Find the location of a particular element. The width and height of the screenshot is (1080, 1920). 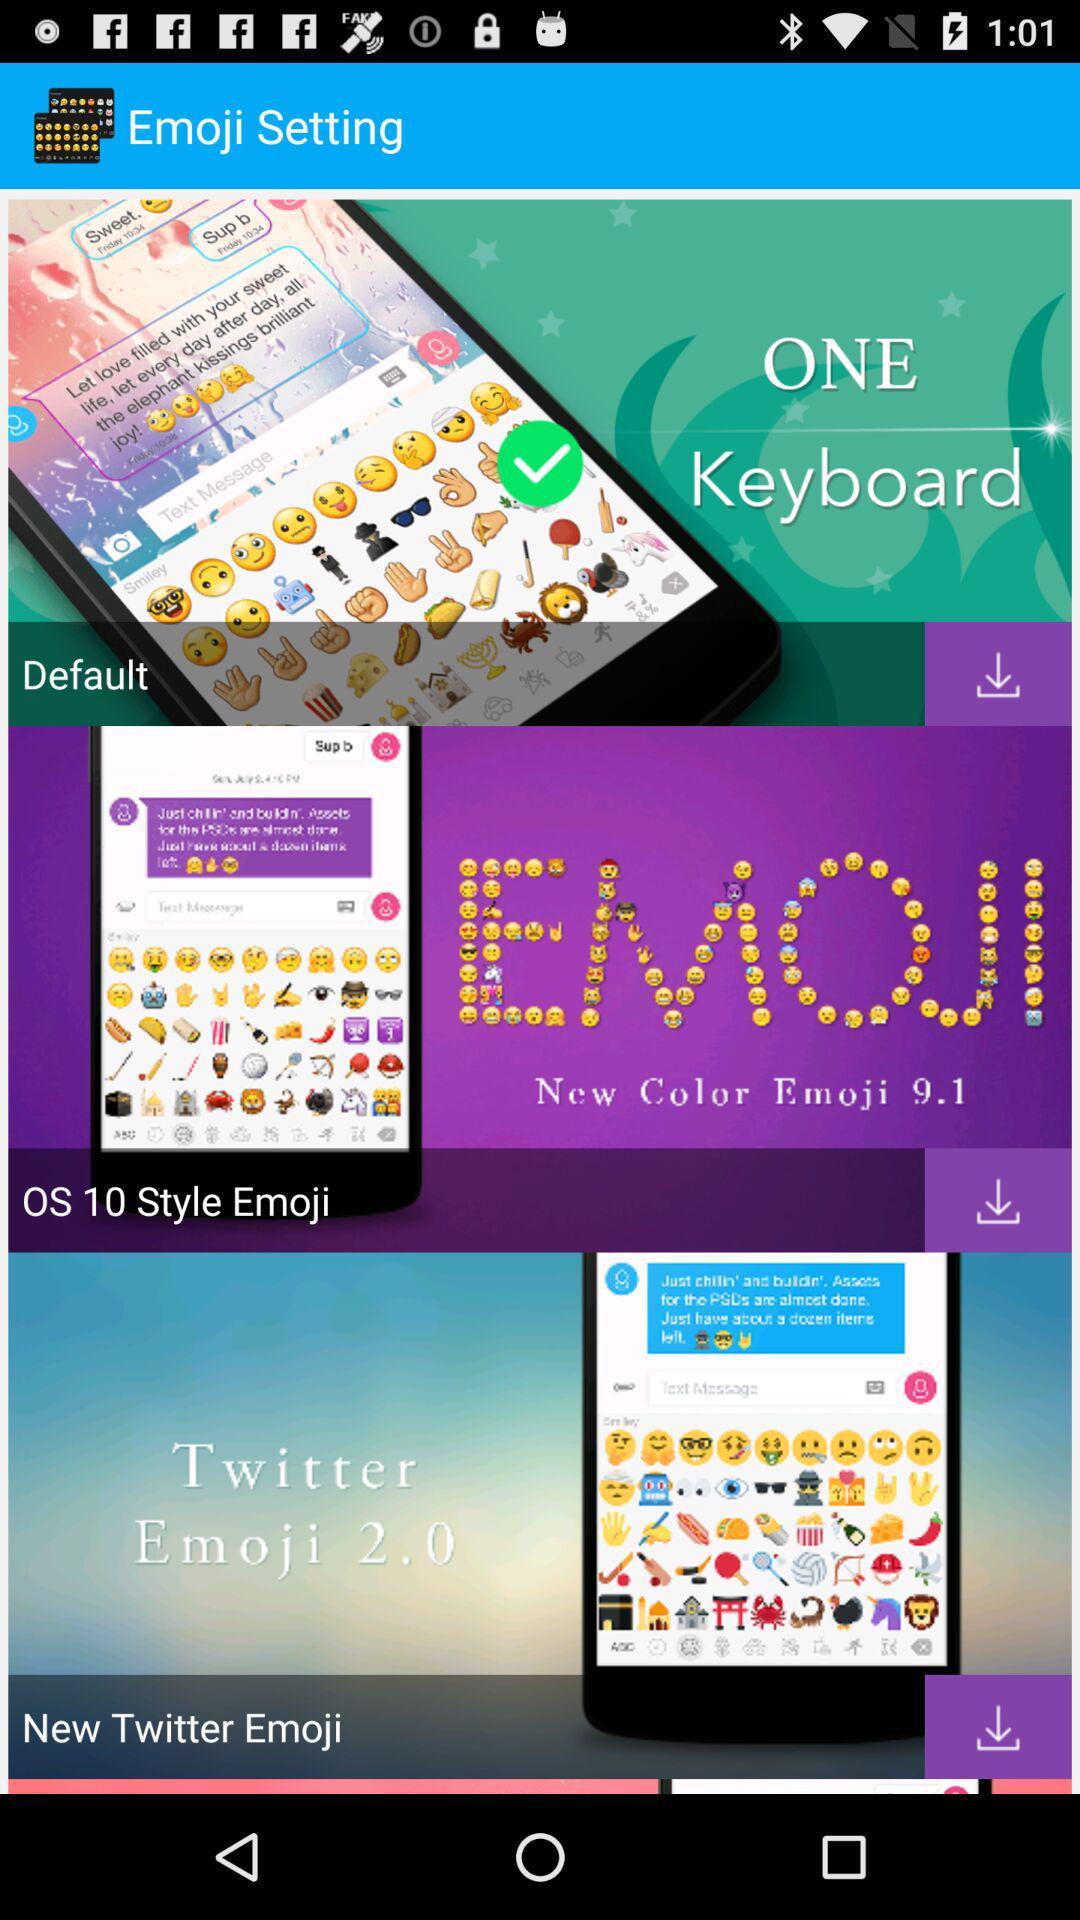

download button is located at coordinates (998, 1726).